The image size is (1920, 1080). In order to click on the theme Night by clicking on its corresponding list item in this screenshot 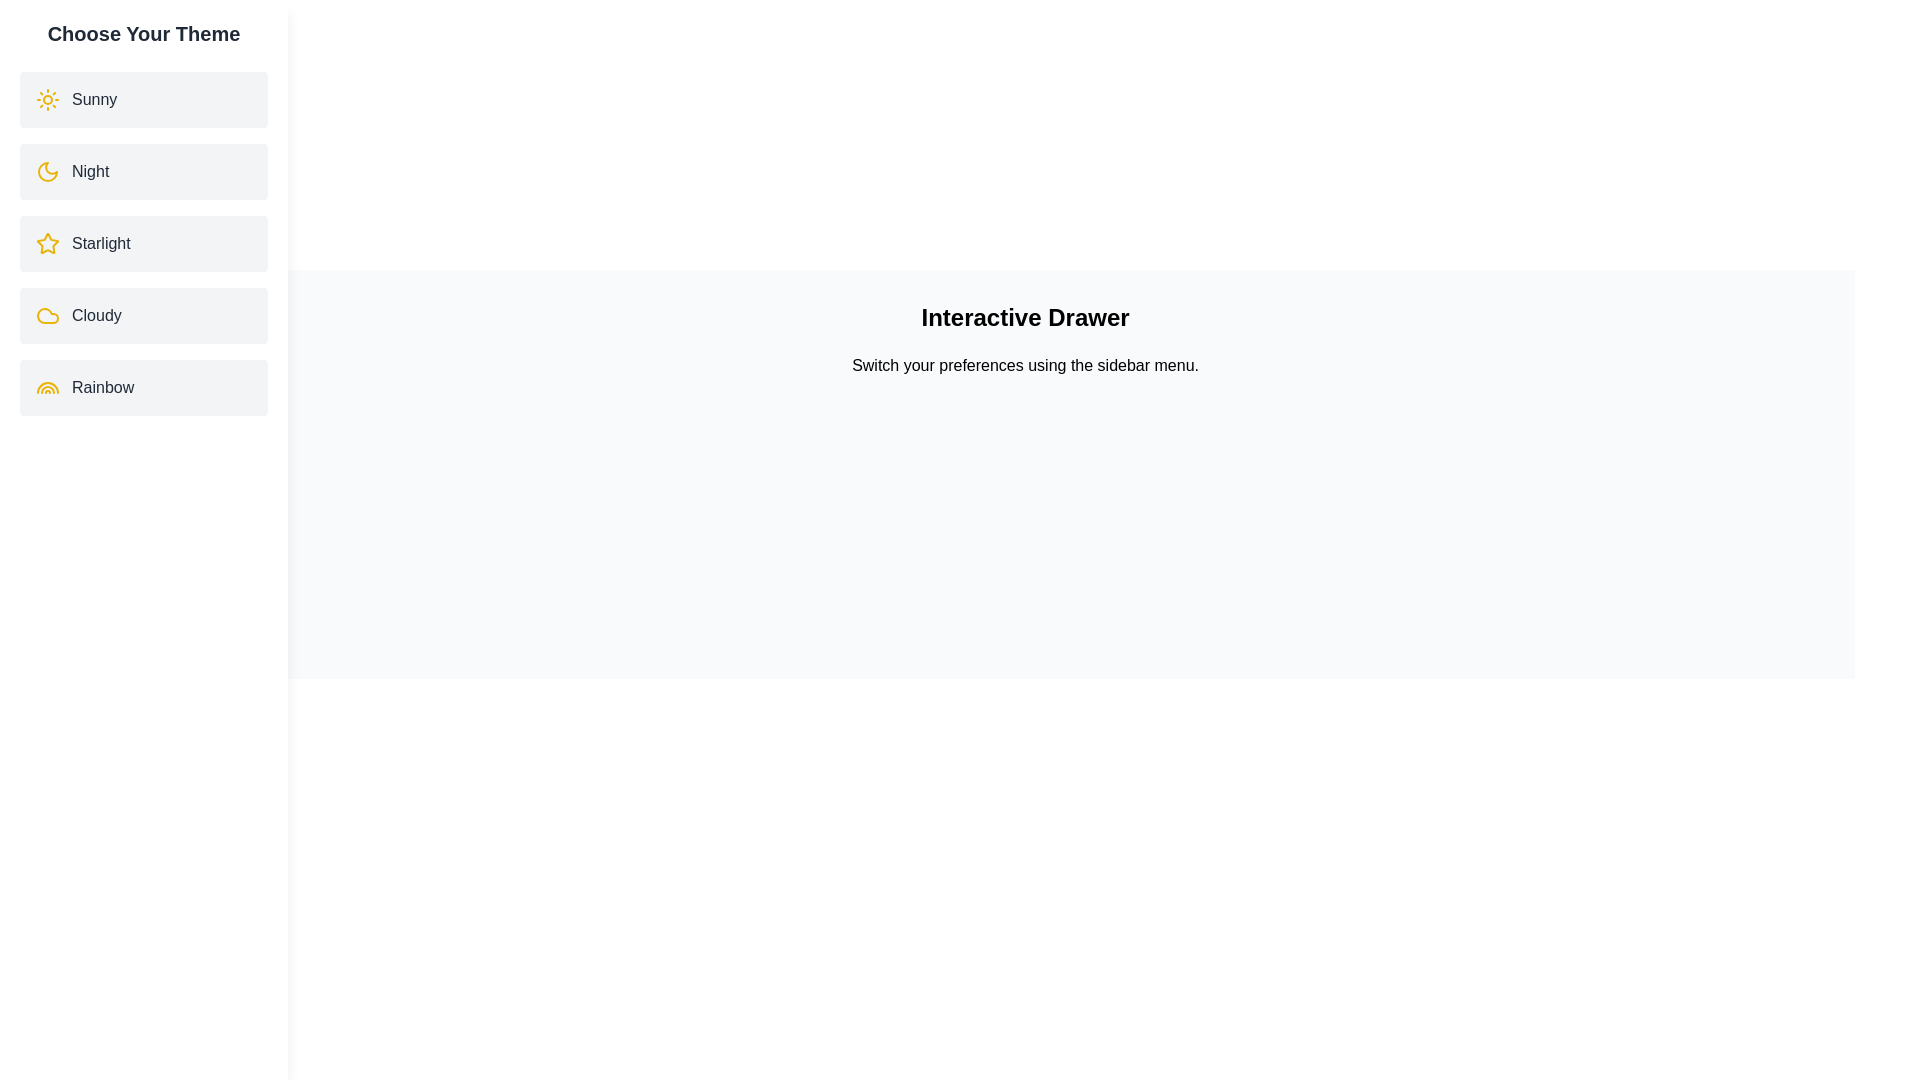, I will do `click(143, 171)`.